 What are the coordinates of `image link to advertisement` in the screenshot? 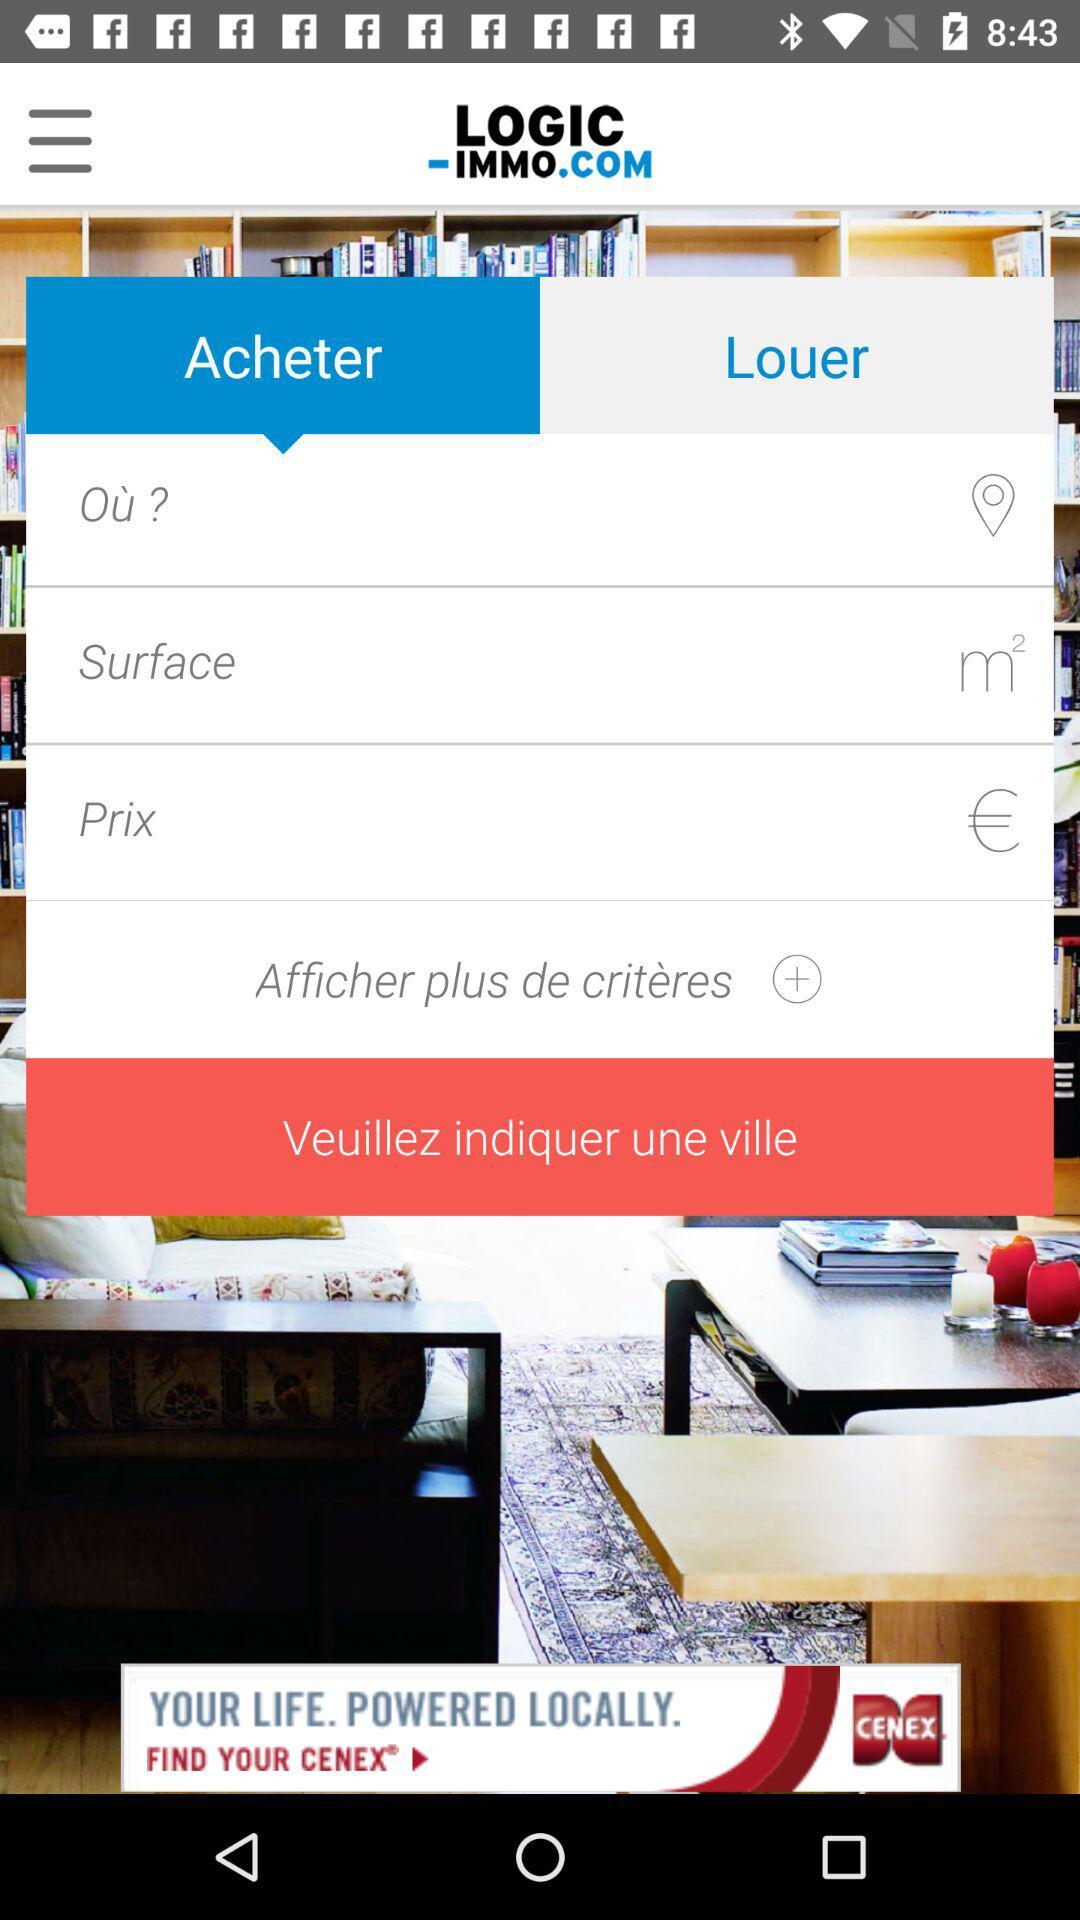 It's located at (540, 1725).